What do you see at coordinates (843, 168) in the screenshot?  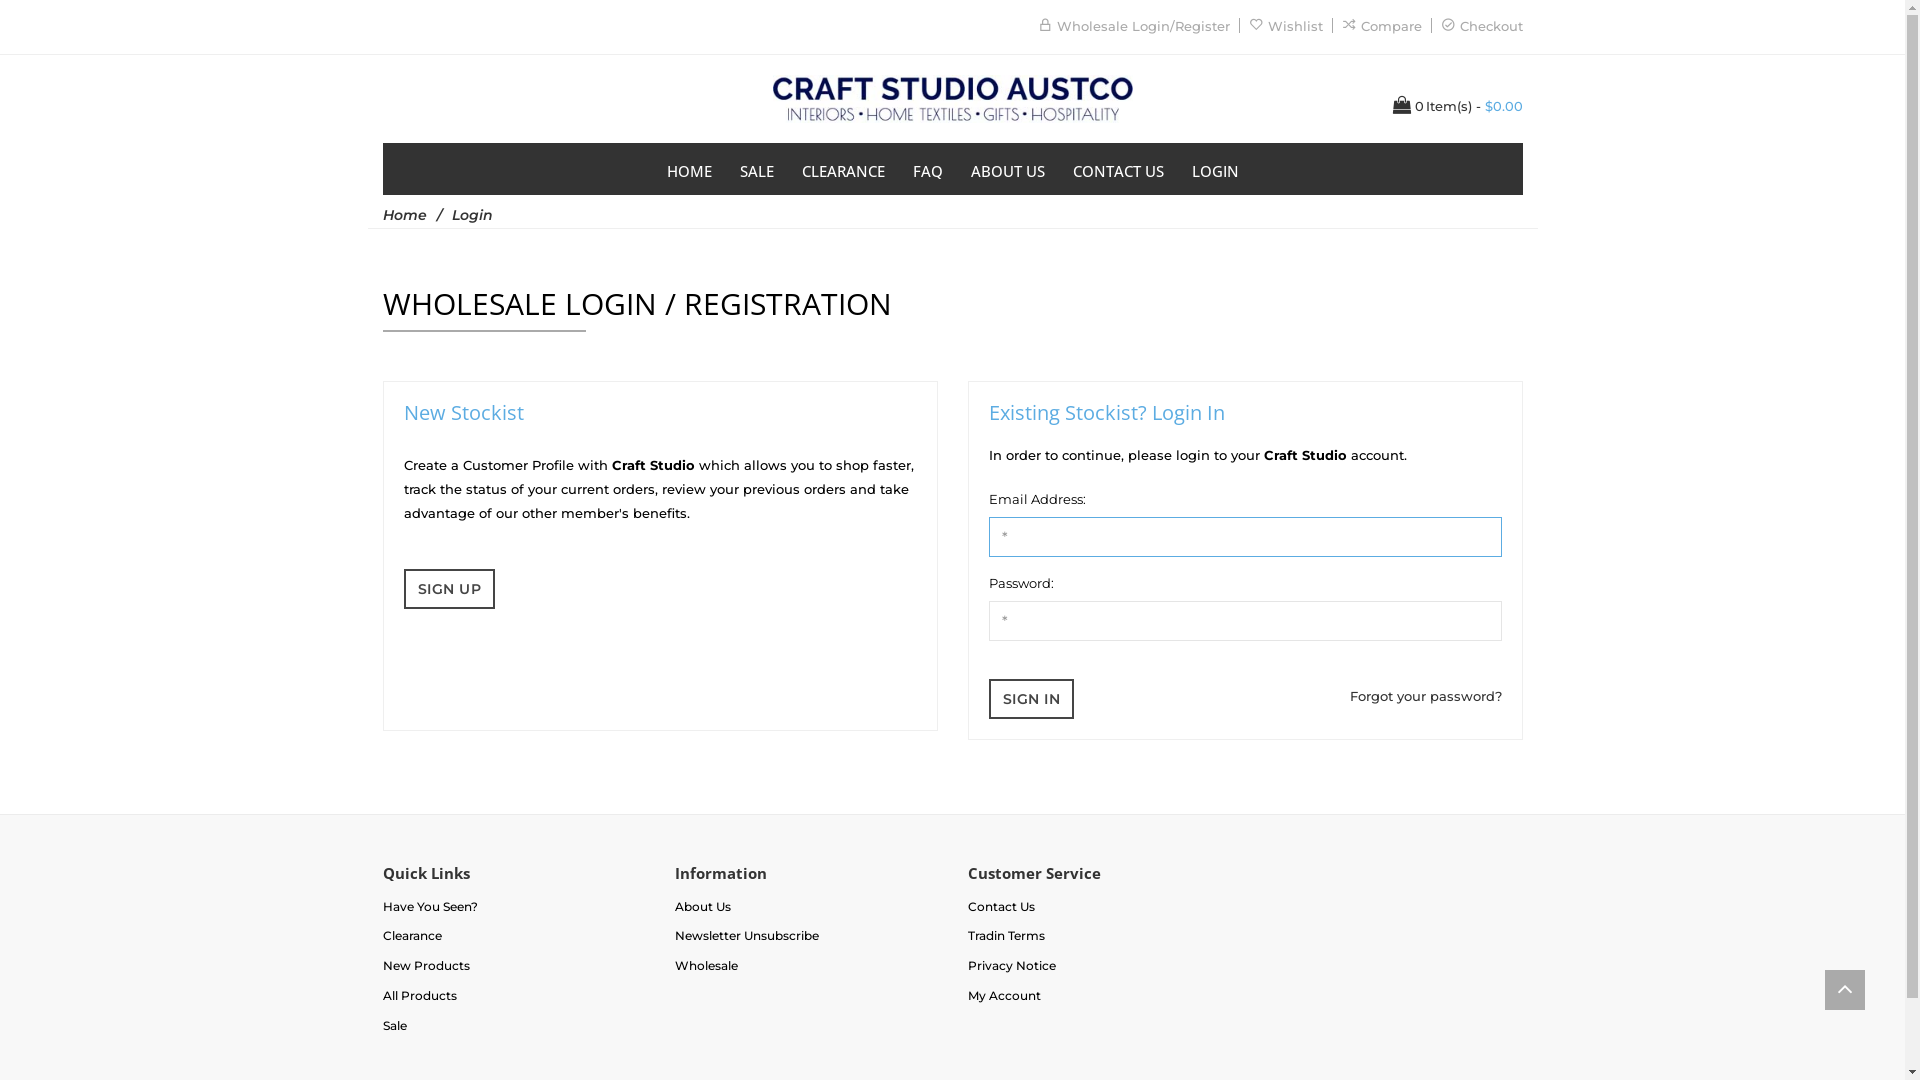 I see `'CLEARANCE'` at bounding box center [843, 168].